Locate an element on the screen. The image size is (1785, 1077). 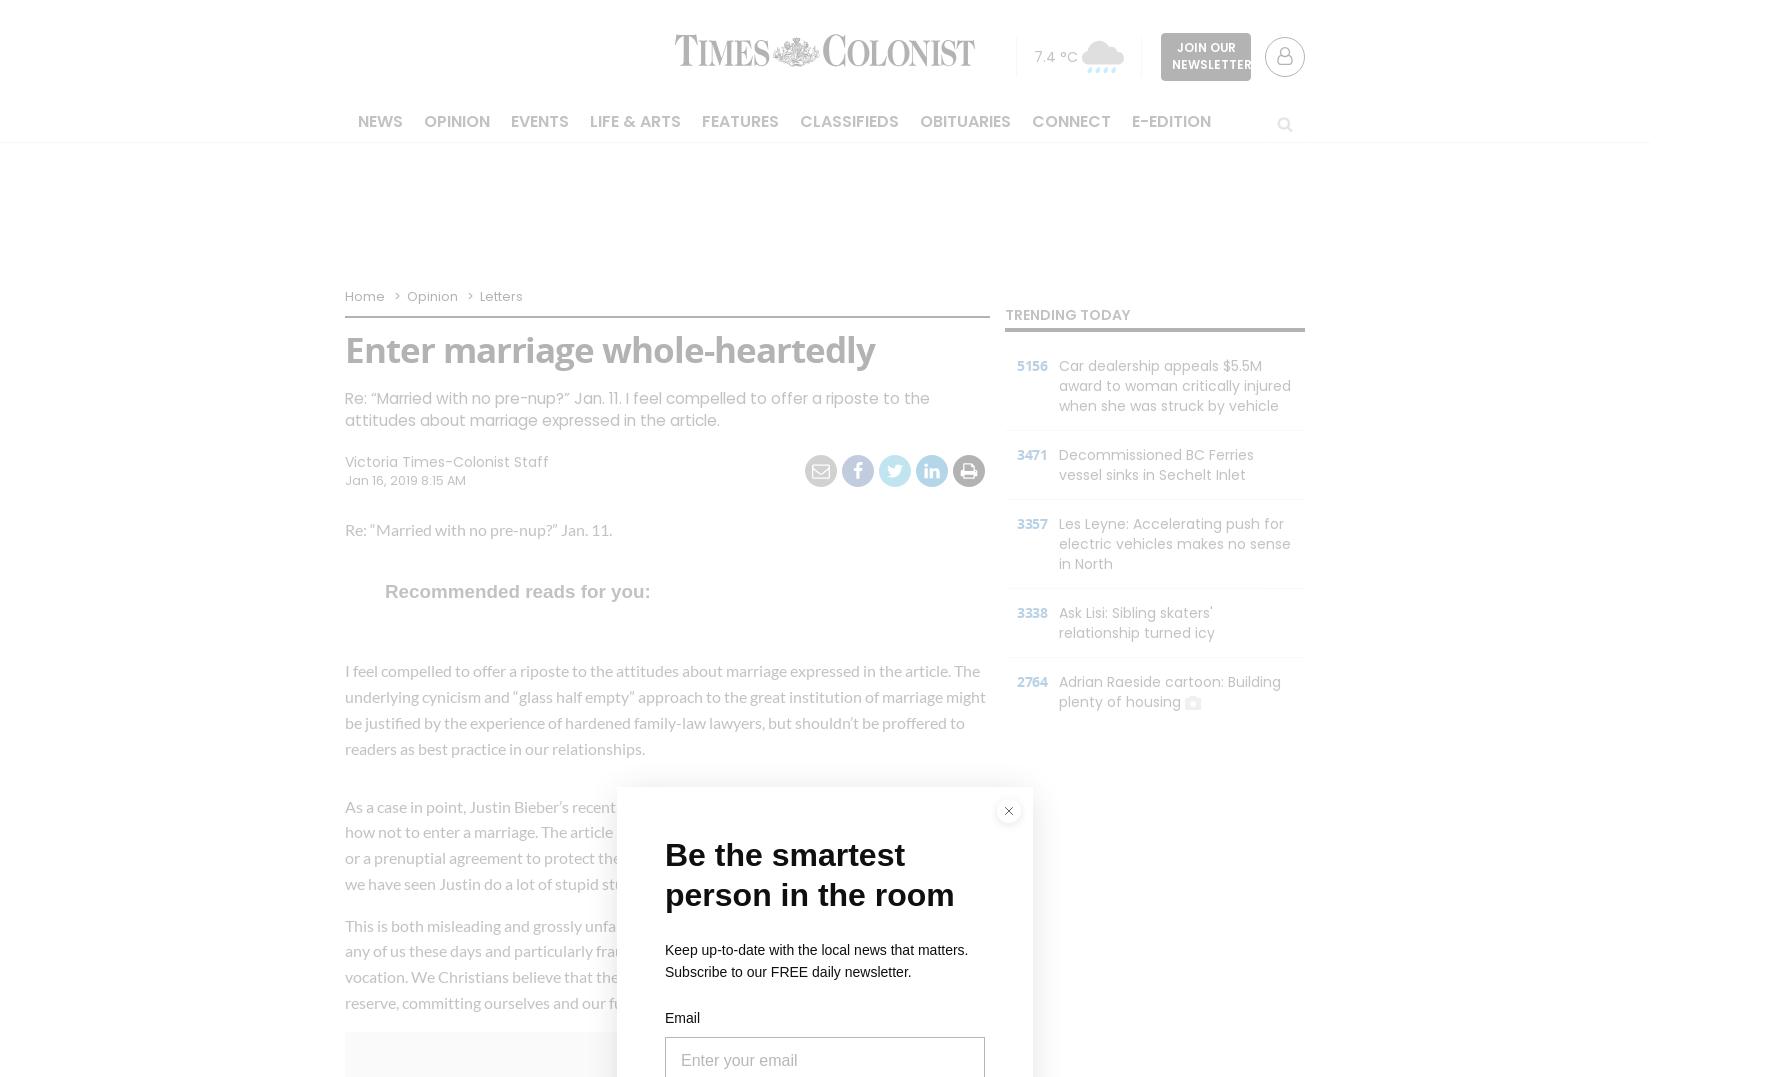
'Jan 16, 2019 8:15 AM' is located at coordinates (404, 480).